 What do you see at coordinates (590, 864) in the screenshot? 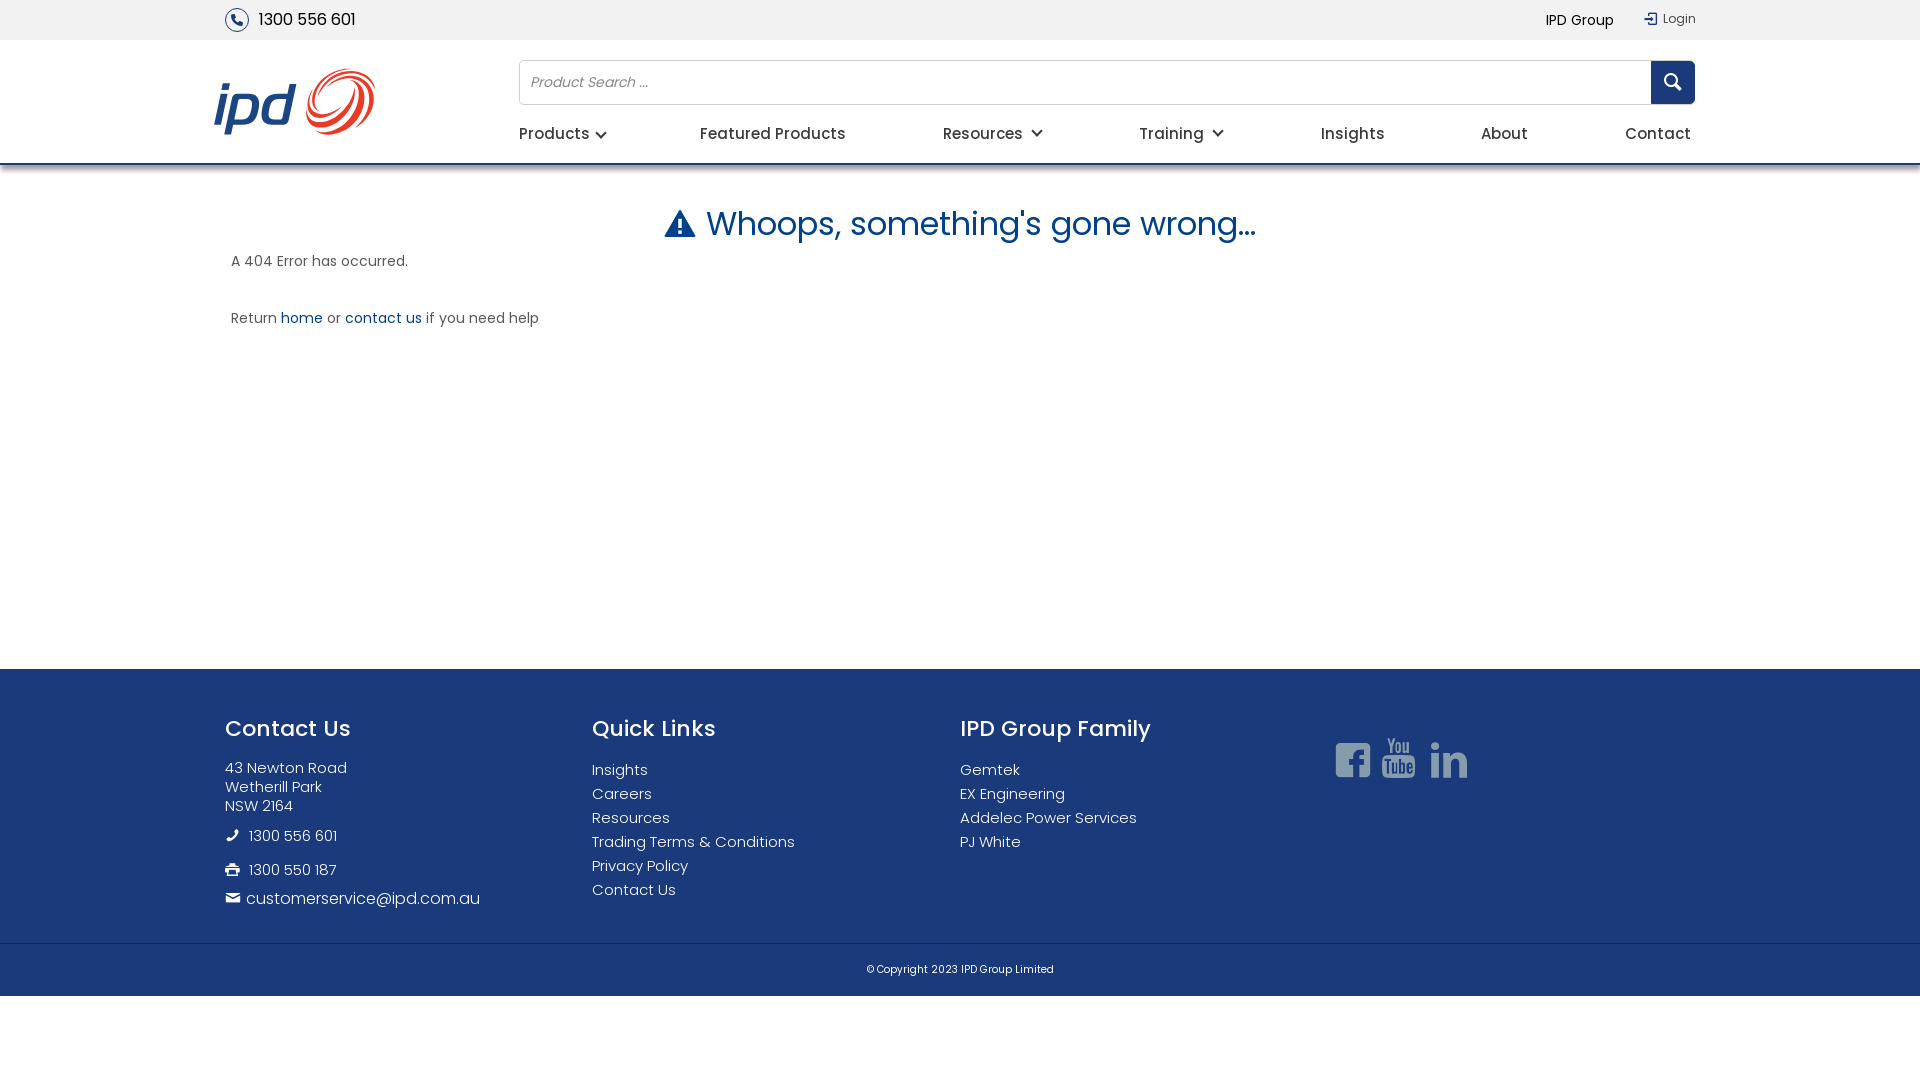
I see `'Privacy Policy'` at bounding box center [590, 864].